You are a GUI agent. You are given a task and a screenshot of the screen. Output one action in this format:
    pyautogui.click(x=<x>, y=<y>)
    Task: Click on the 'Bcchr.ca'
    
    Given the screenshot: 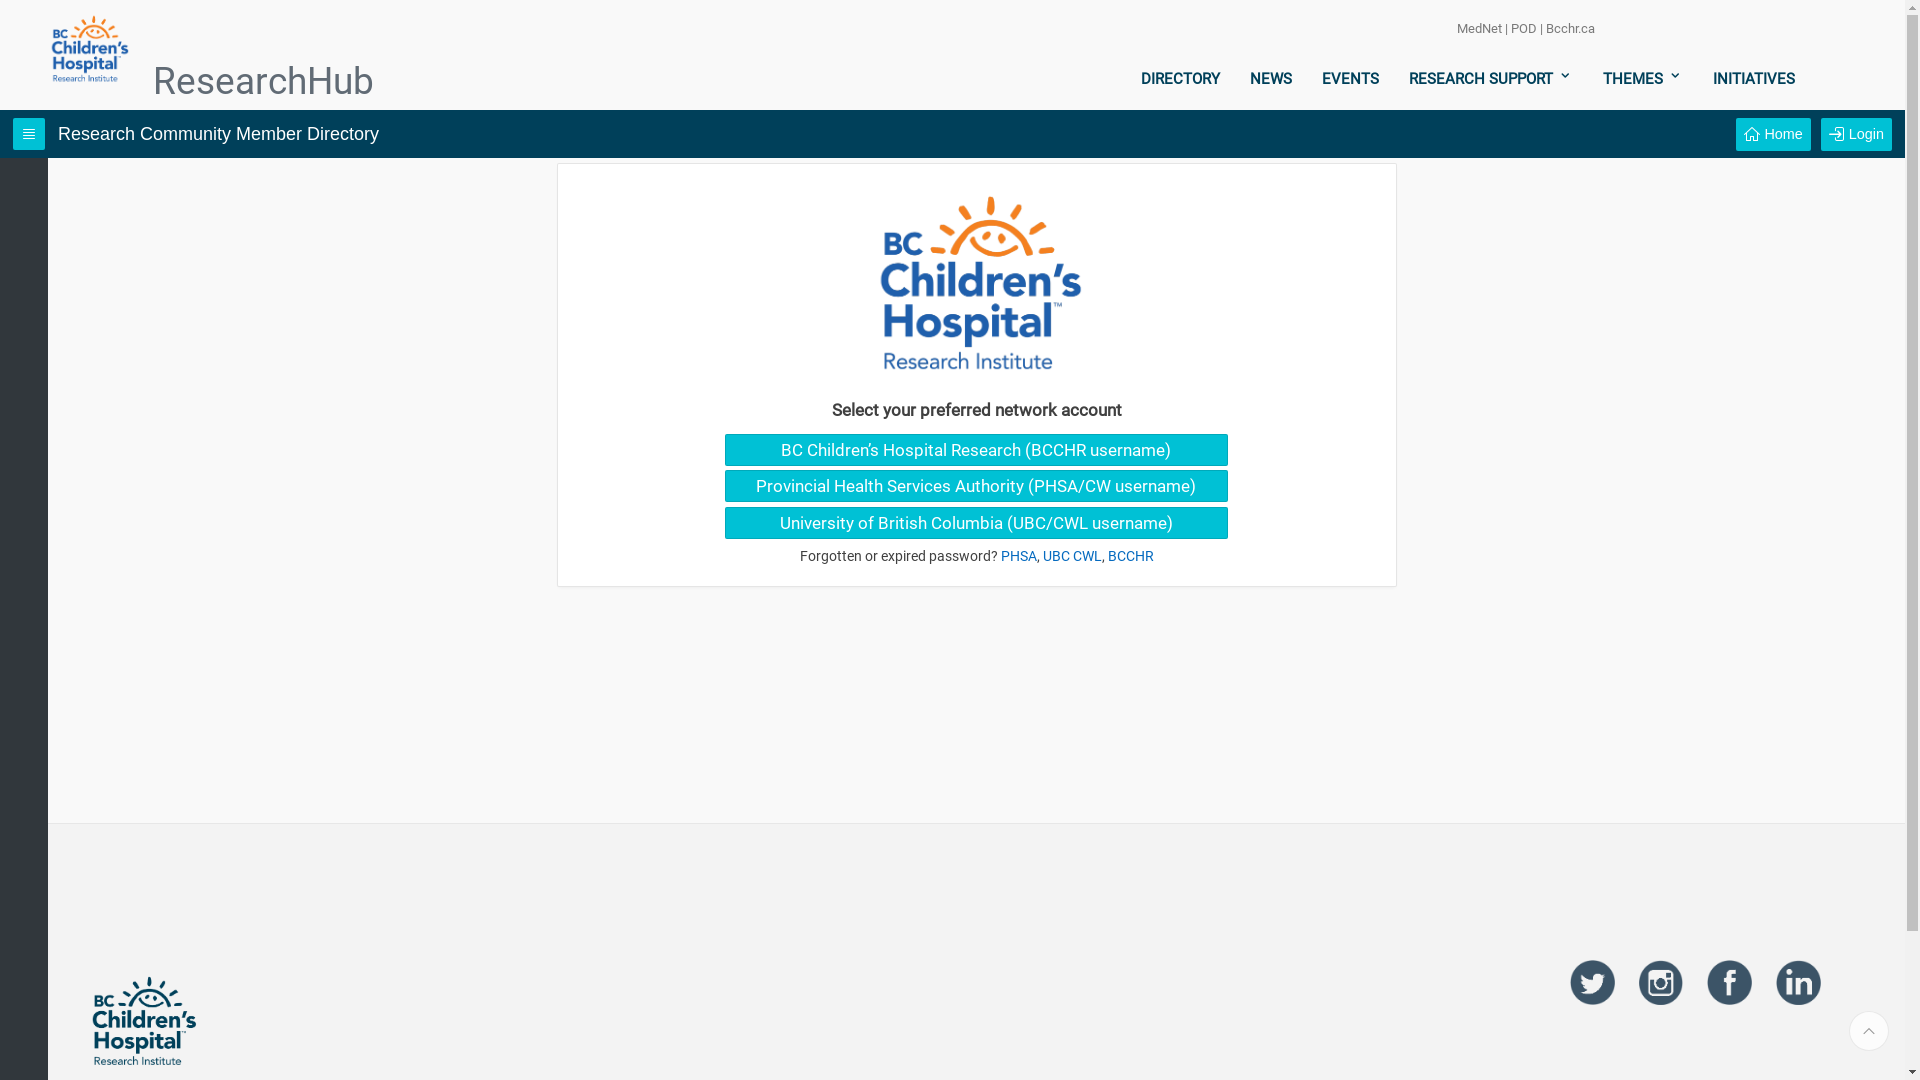 What is the action you would take?
    pyautogui.click(x=1569, y=28)
    